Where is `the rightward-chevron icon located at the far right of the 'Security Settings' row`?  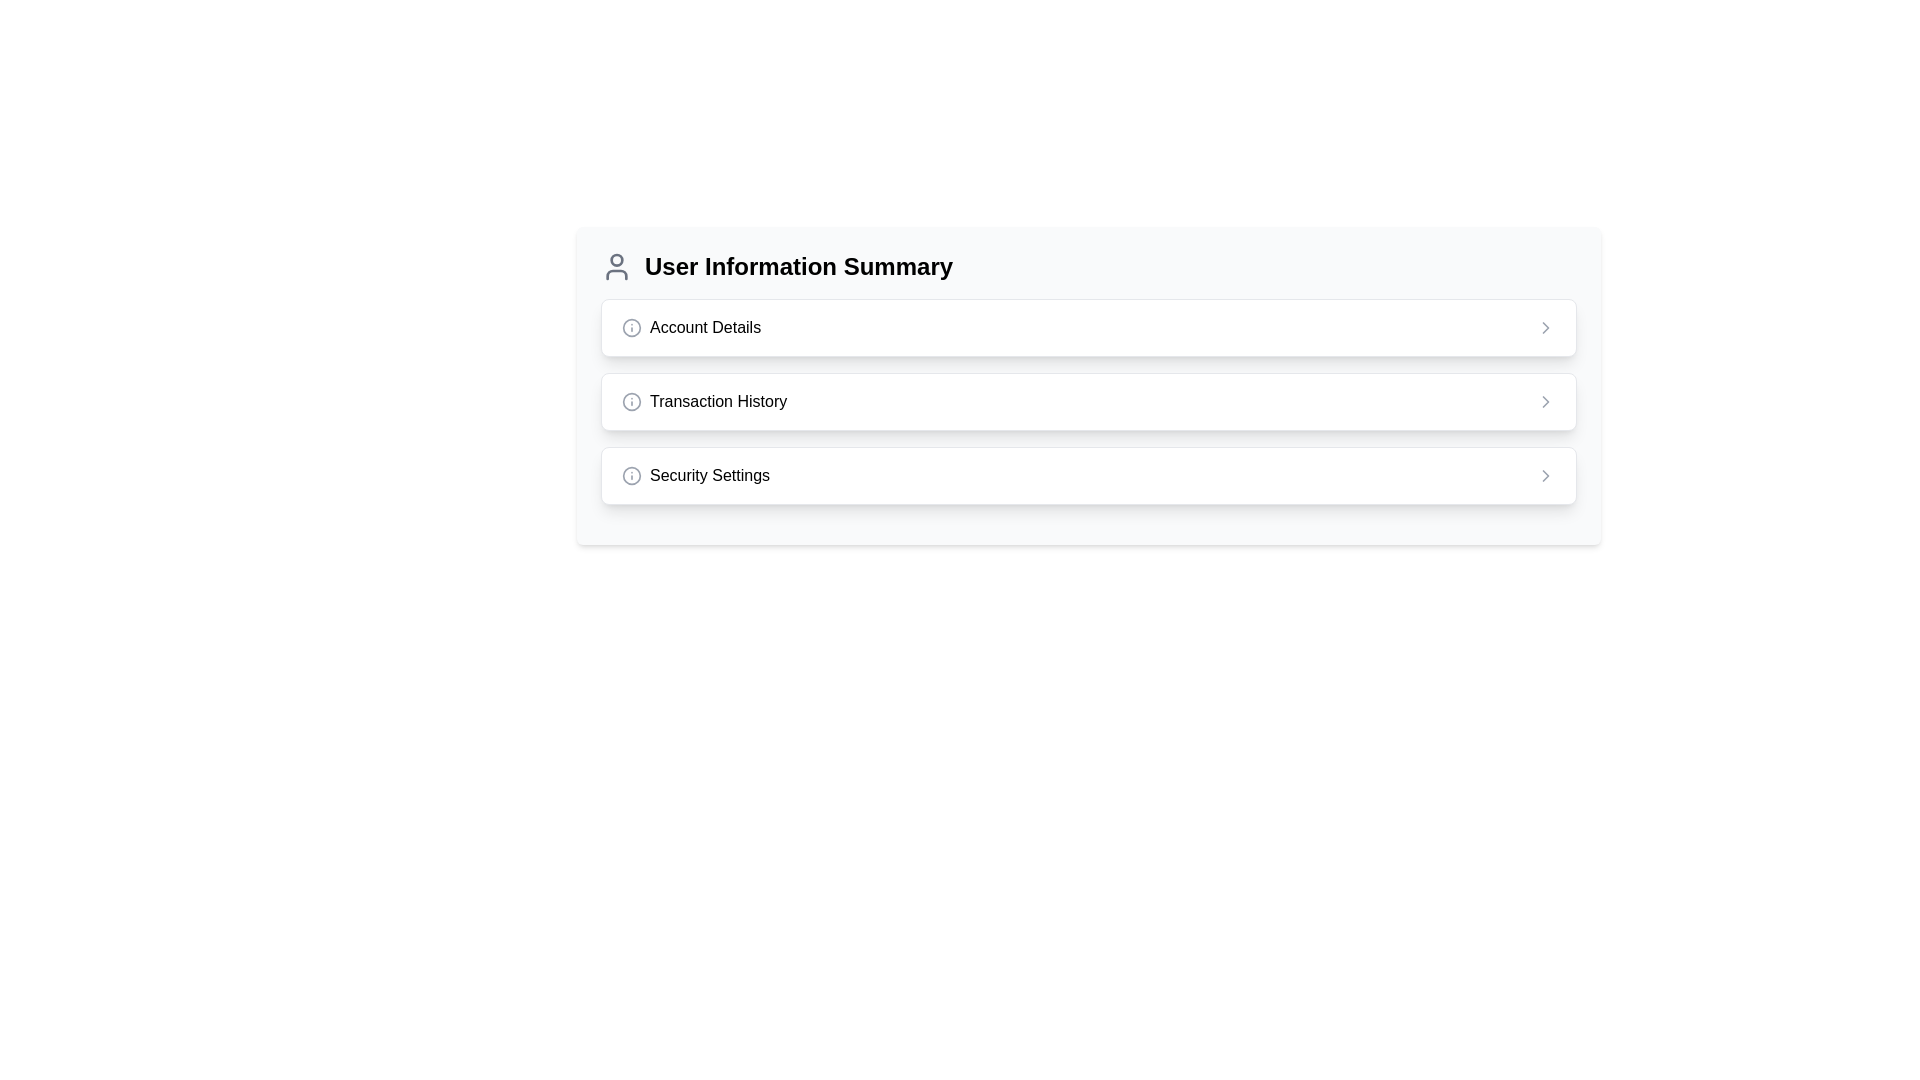
the rightward-chevron icon located at the far right of the 'Security Settings' row is located at coordinates (1544, 475).